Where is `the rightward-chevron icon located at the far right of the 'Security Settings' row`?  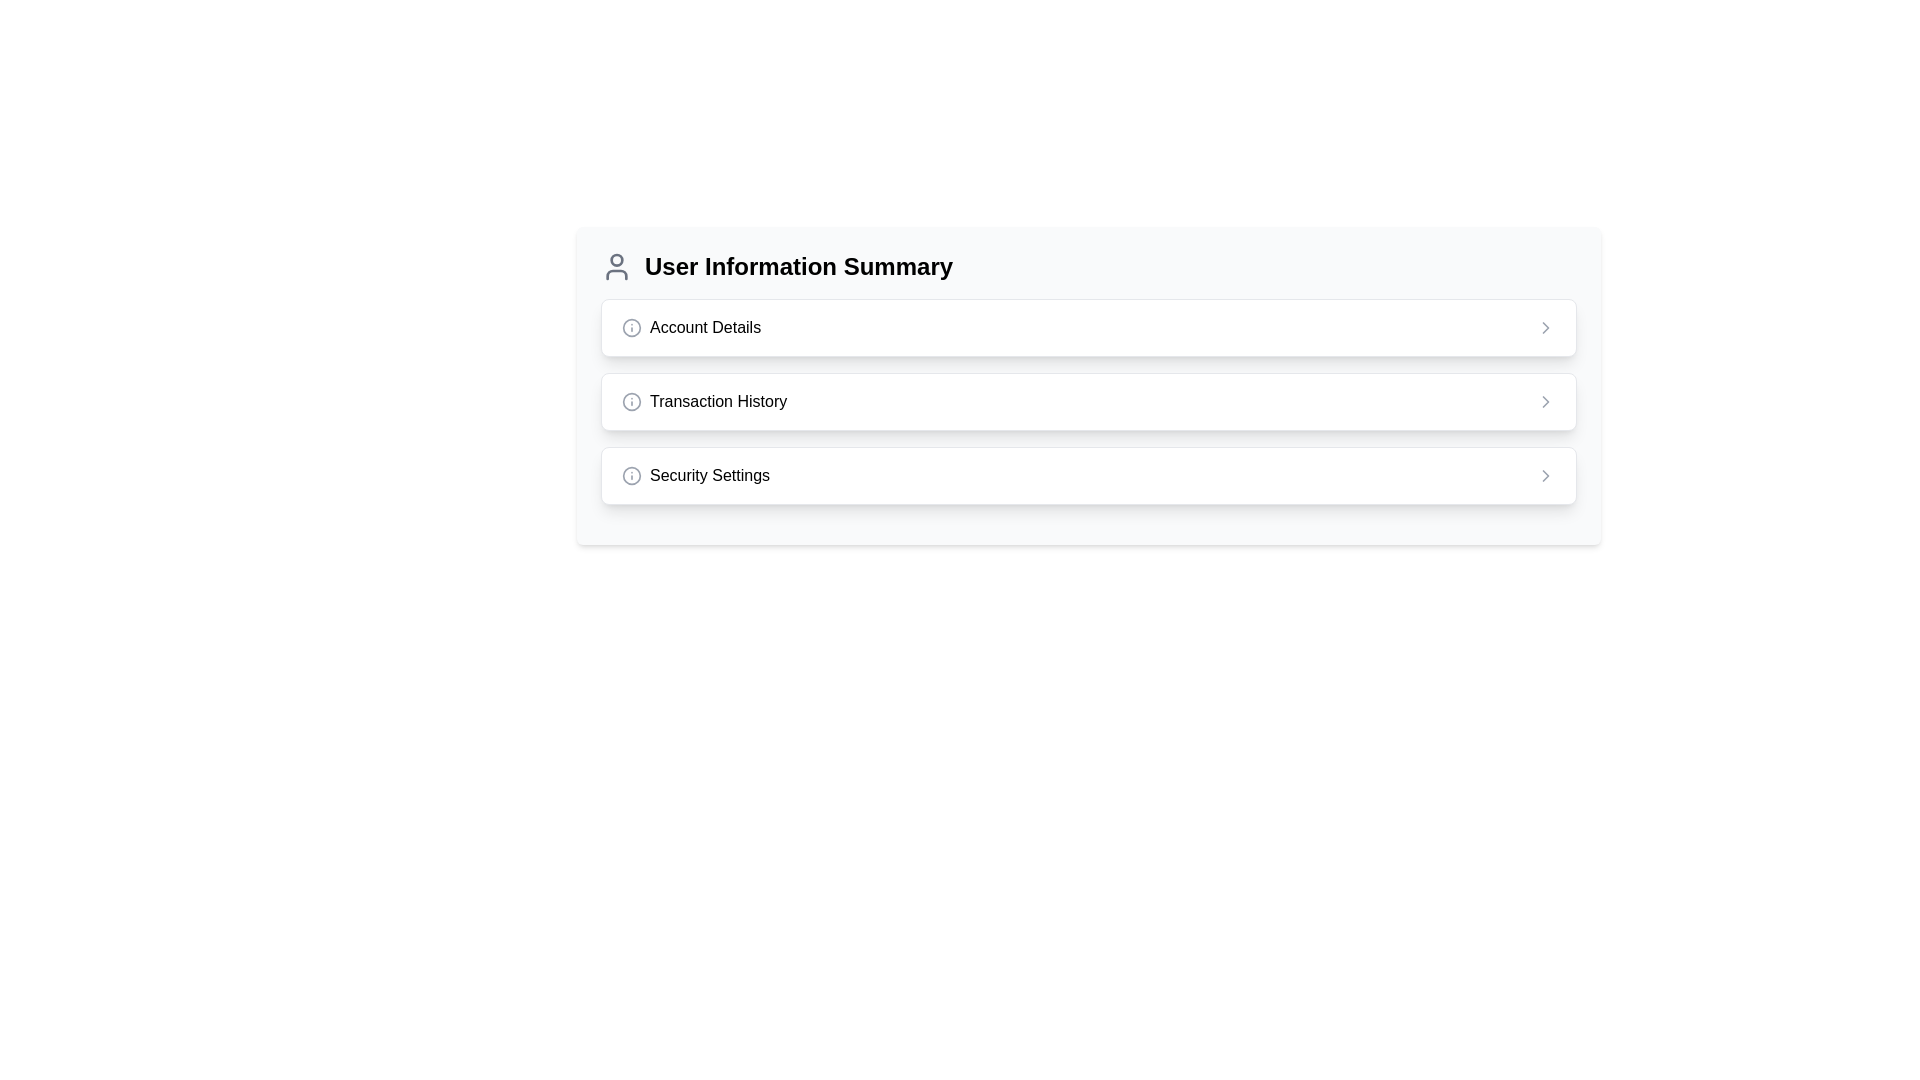
the rightward-chevron icon located at the far right of the 'Security Settings' row is located at coordinates (1544, 475).